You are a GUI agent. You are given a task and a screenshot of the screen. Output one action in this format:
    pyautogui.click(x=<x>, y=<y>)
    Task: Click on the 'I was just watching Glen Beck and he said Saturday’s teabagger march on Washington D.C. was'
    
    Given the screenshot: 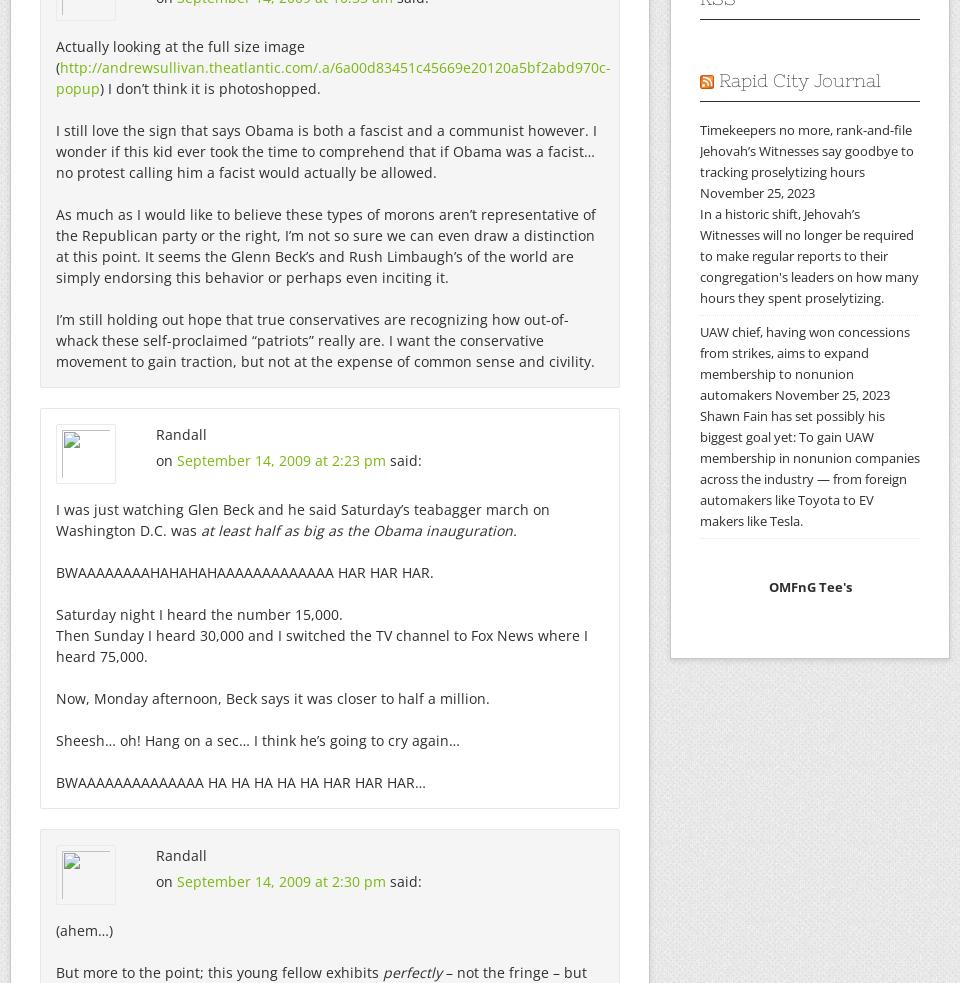 What is the action you would take?
    pyautogui.click(x=302, y=520)
    